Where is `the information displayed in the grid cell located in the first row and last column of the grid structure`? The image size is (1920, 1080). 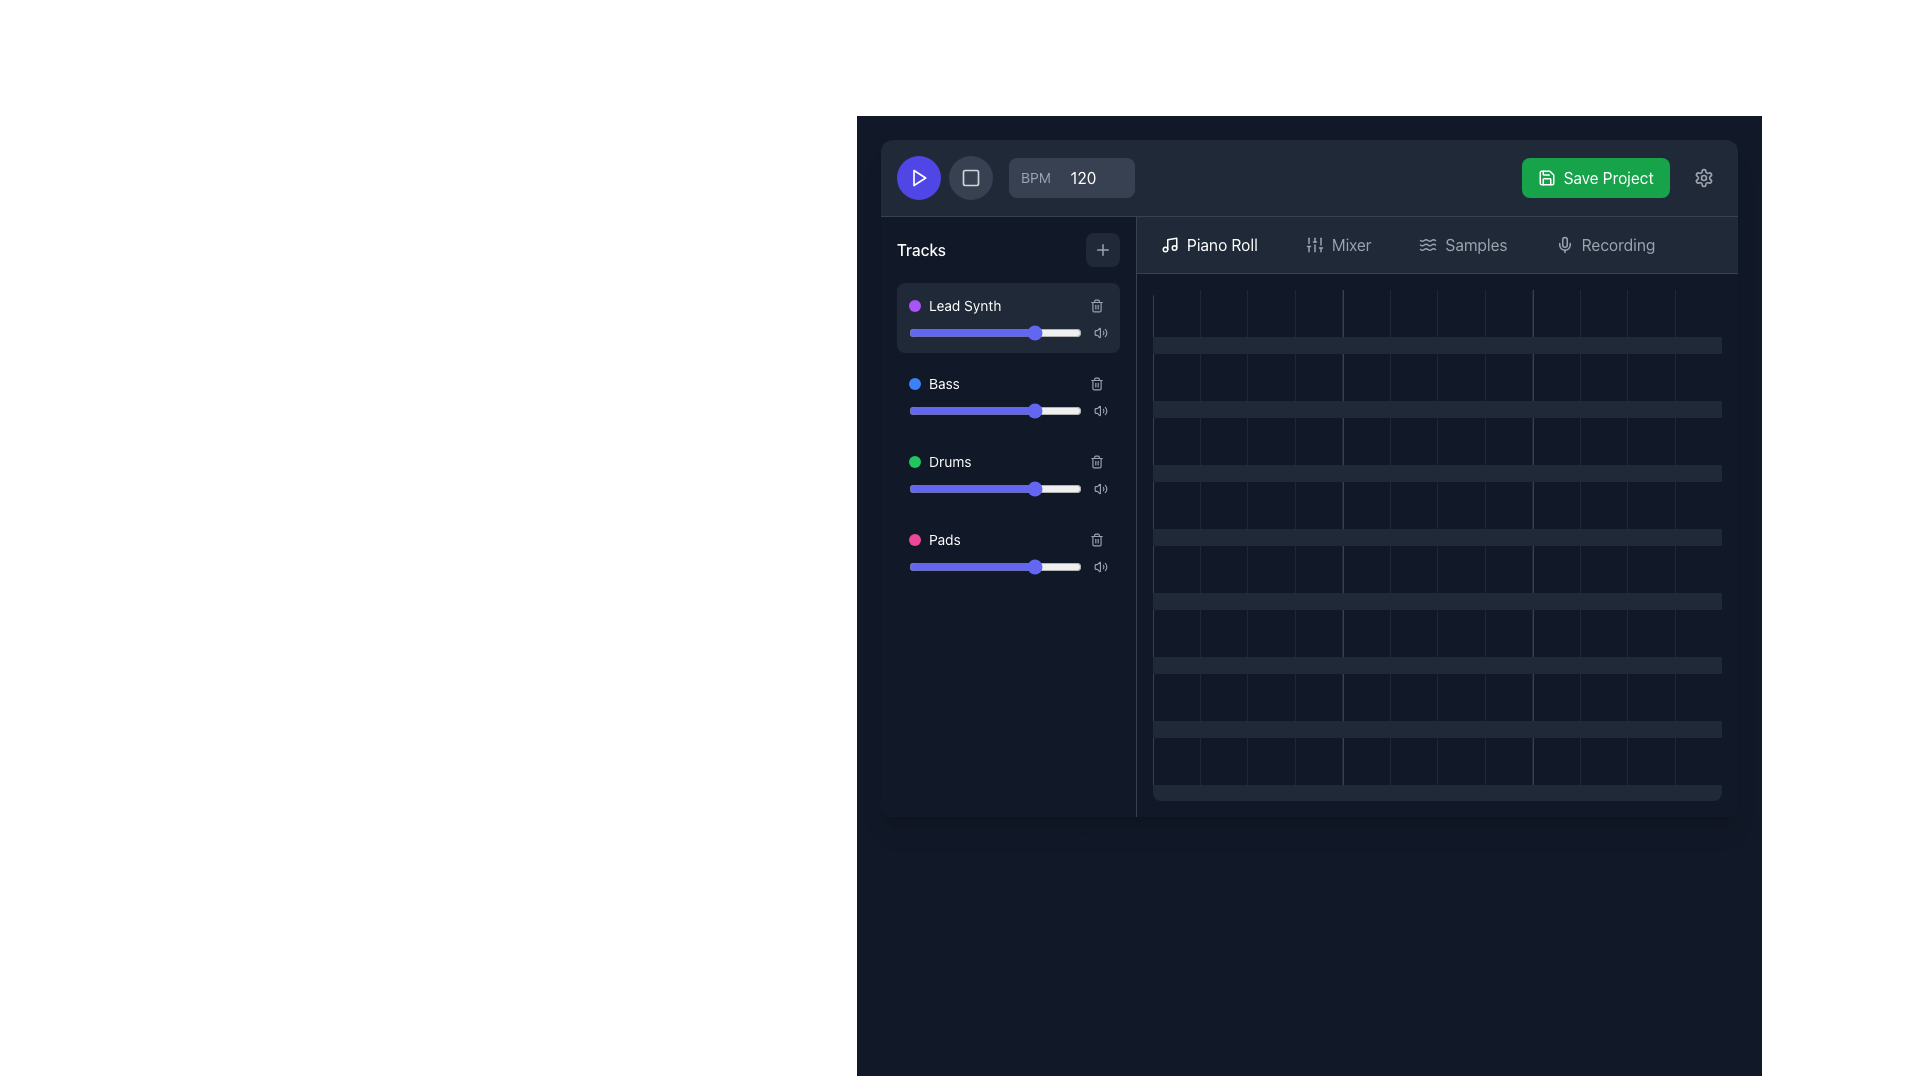 the information displayed in the grid cell located in the first row and last column of the grid structure is located at coordinates (1555, 313).